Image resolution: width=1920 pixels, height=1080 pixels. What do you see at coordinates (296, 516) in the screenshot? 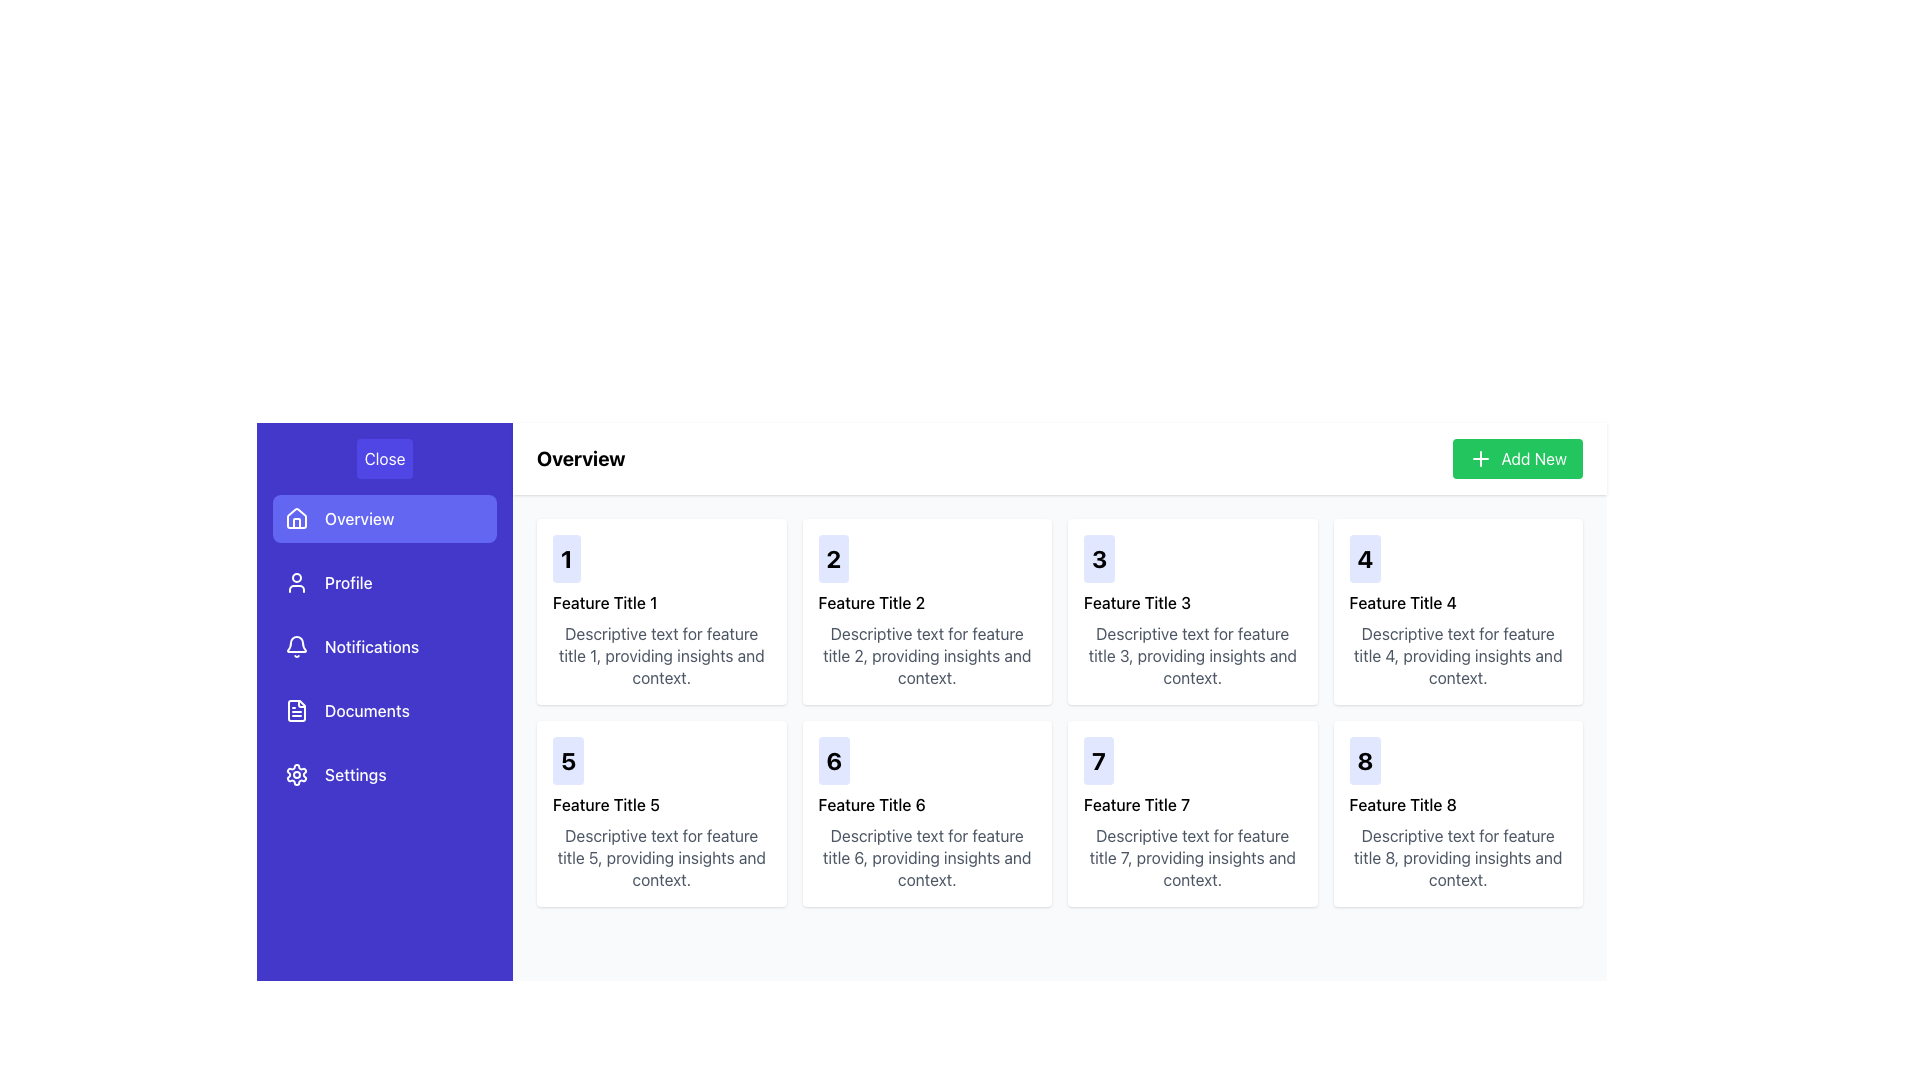
I see `the upper region of the blue house-shaped glyph in the navigation sidebar, located to the left of the 'Overview' label` at bounding box center [296, 516].